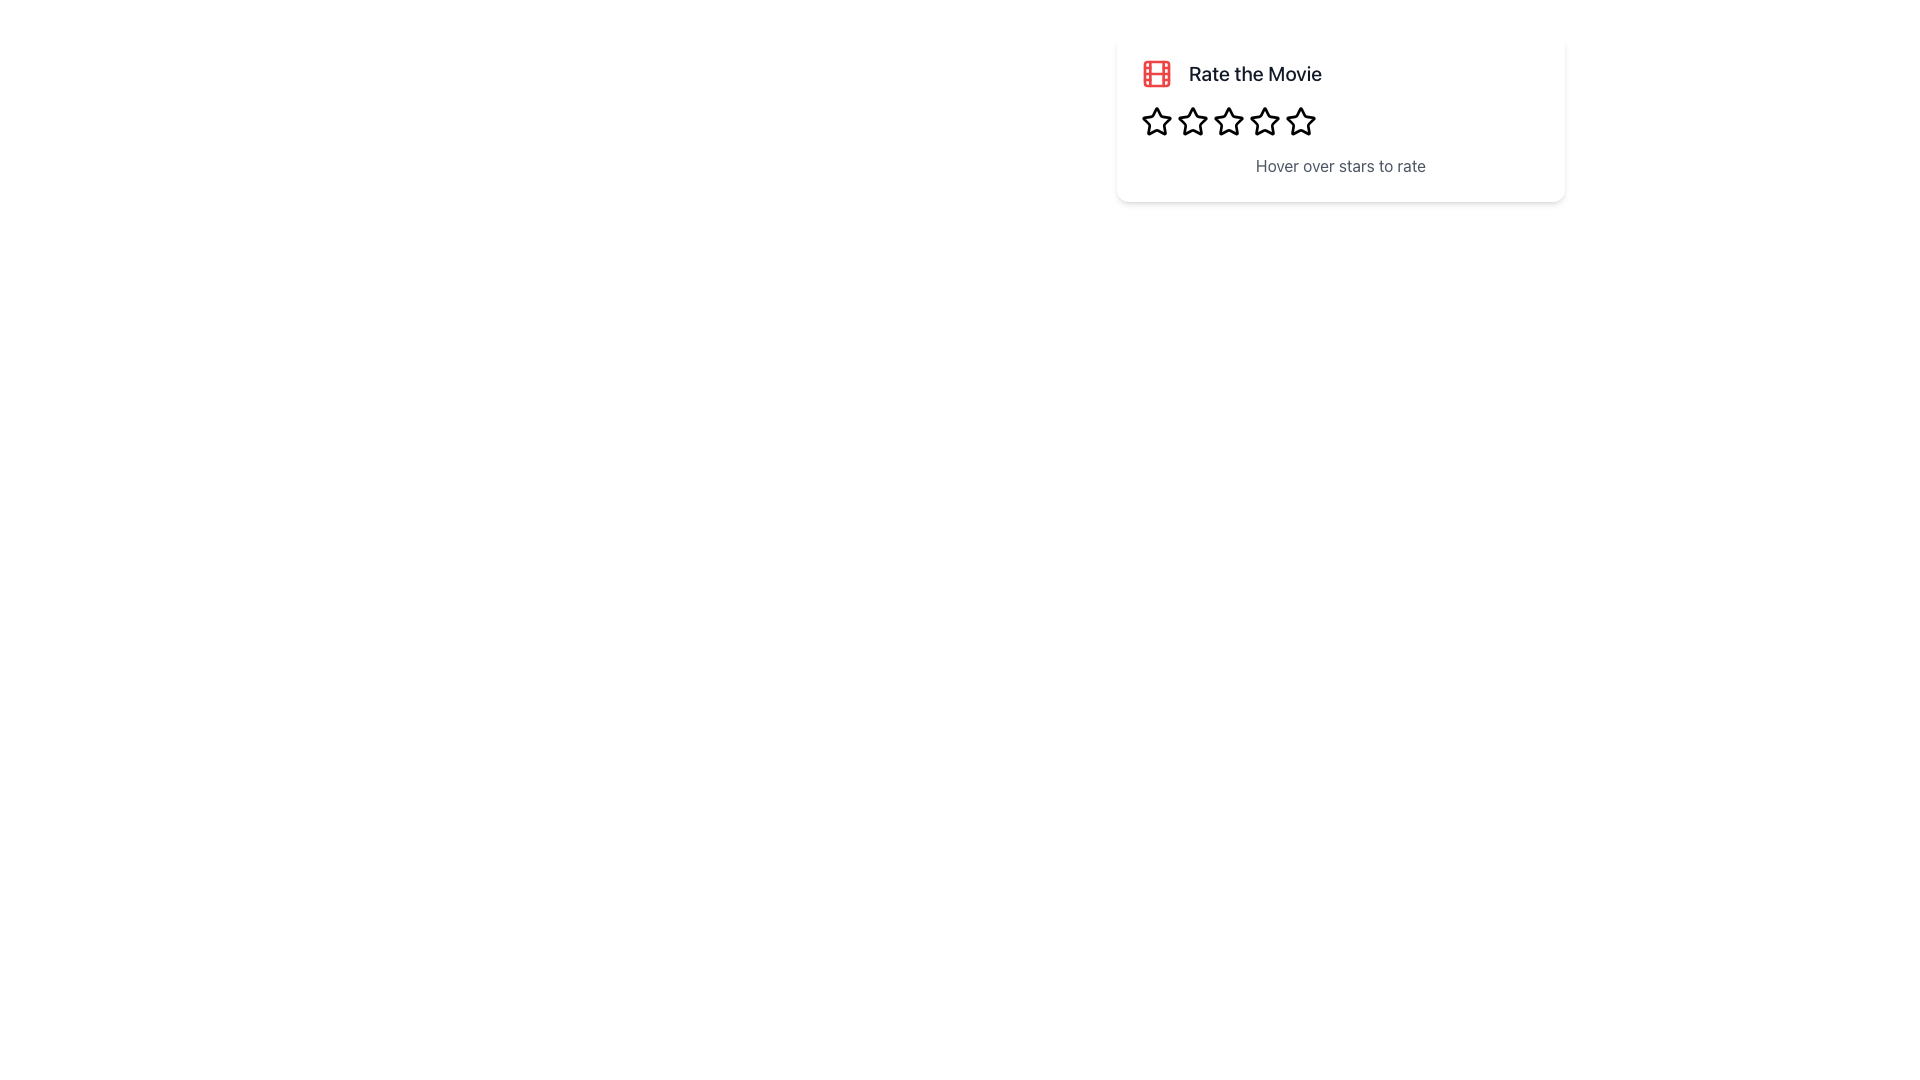  Describe the element at coordinates (1264, 122) in the screenshot. I see `the fifth star-shaped icon in the rating component below the 'Rate the Movie' label` at that location.